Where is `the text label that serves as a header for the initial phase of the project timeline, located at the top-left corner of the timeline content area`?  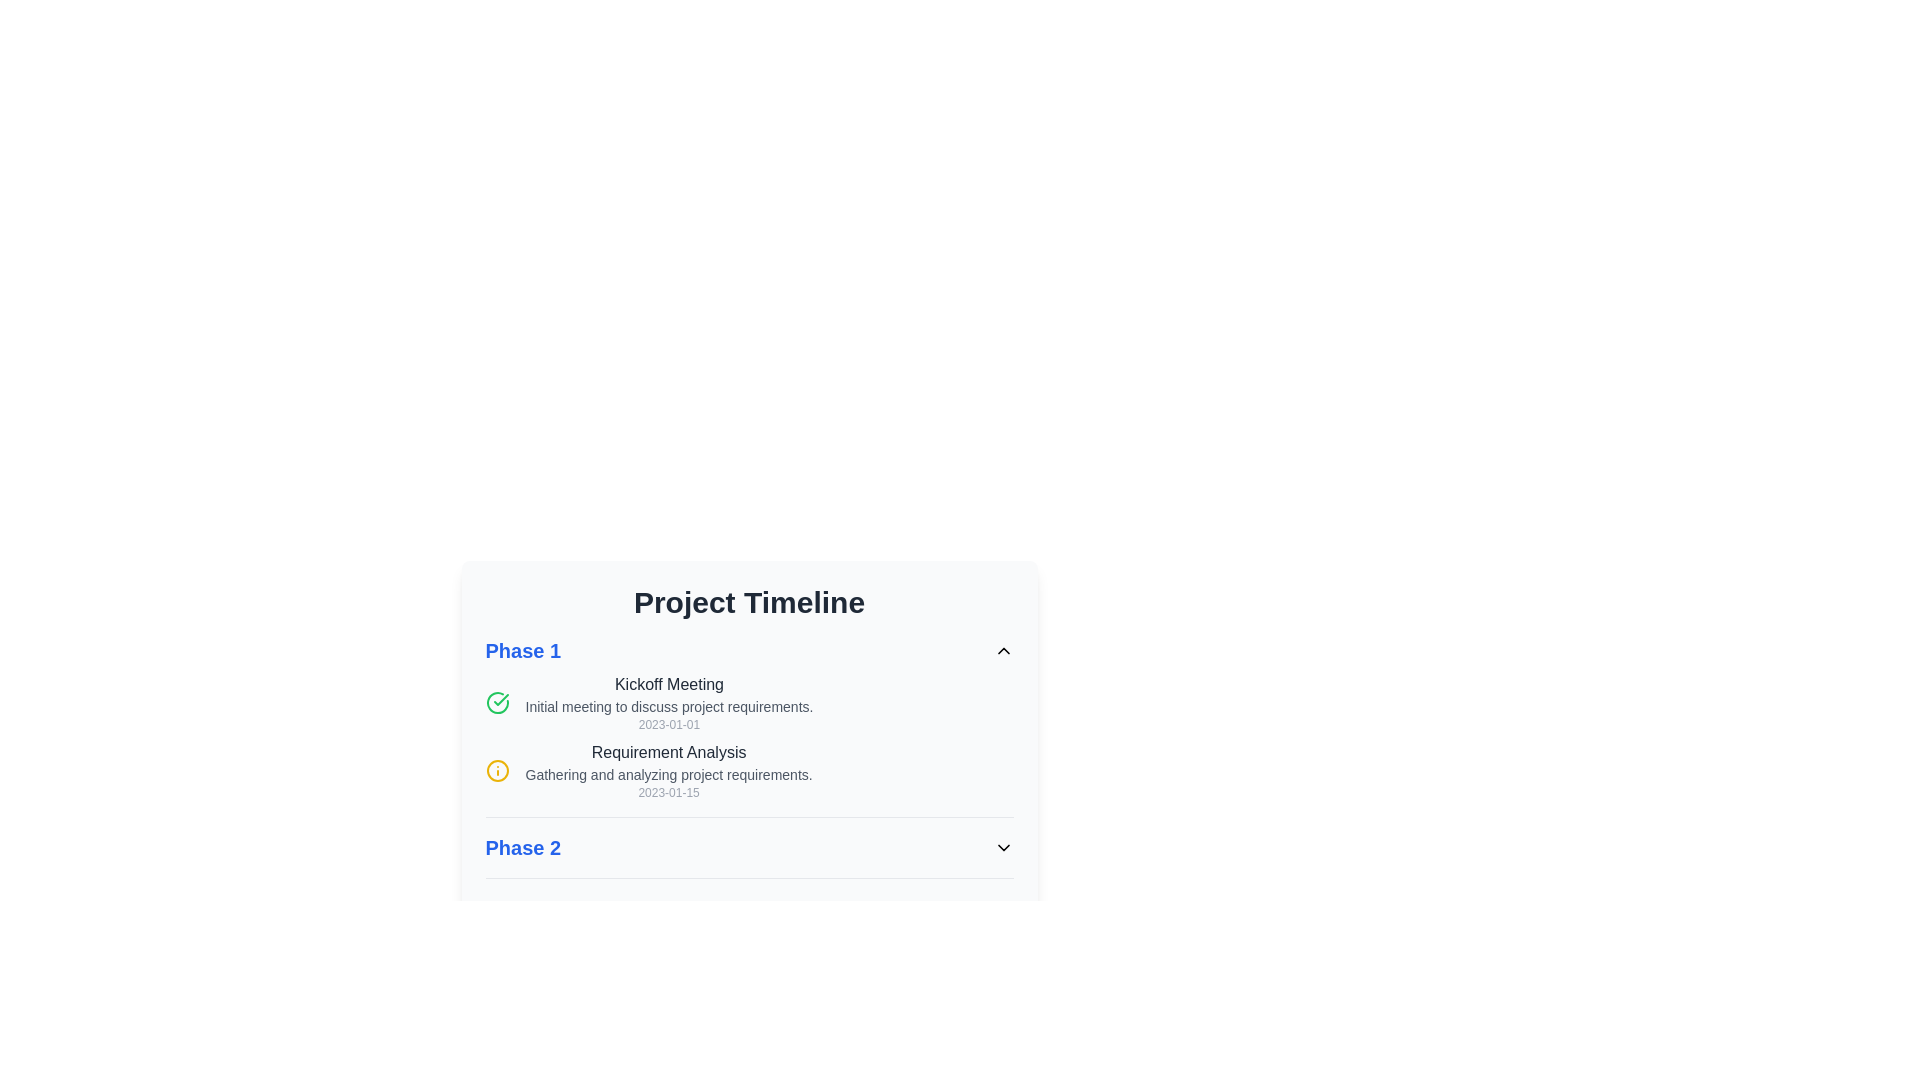 the text label that serves as a header for the initial phase of the project timeline, located at the top-left corner of the timeline content area is located at coordinates (523, 651).